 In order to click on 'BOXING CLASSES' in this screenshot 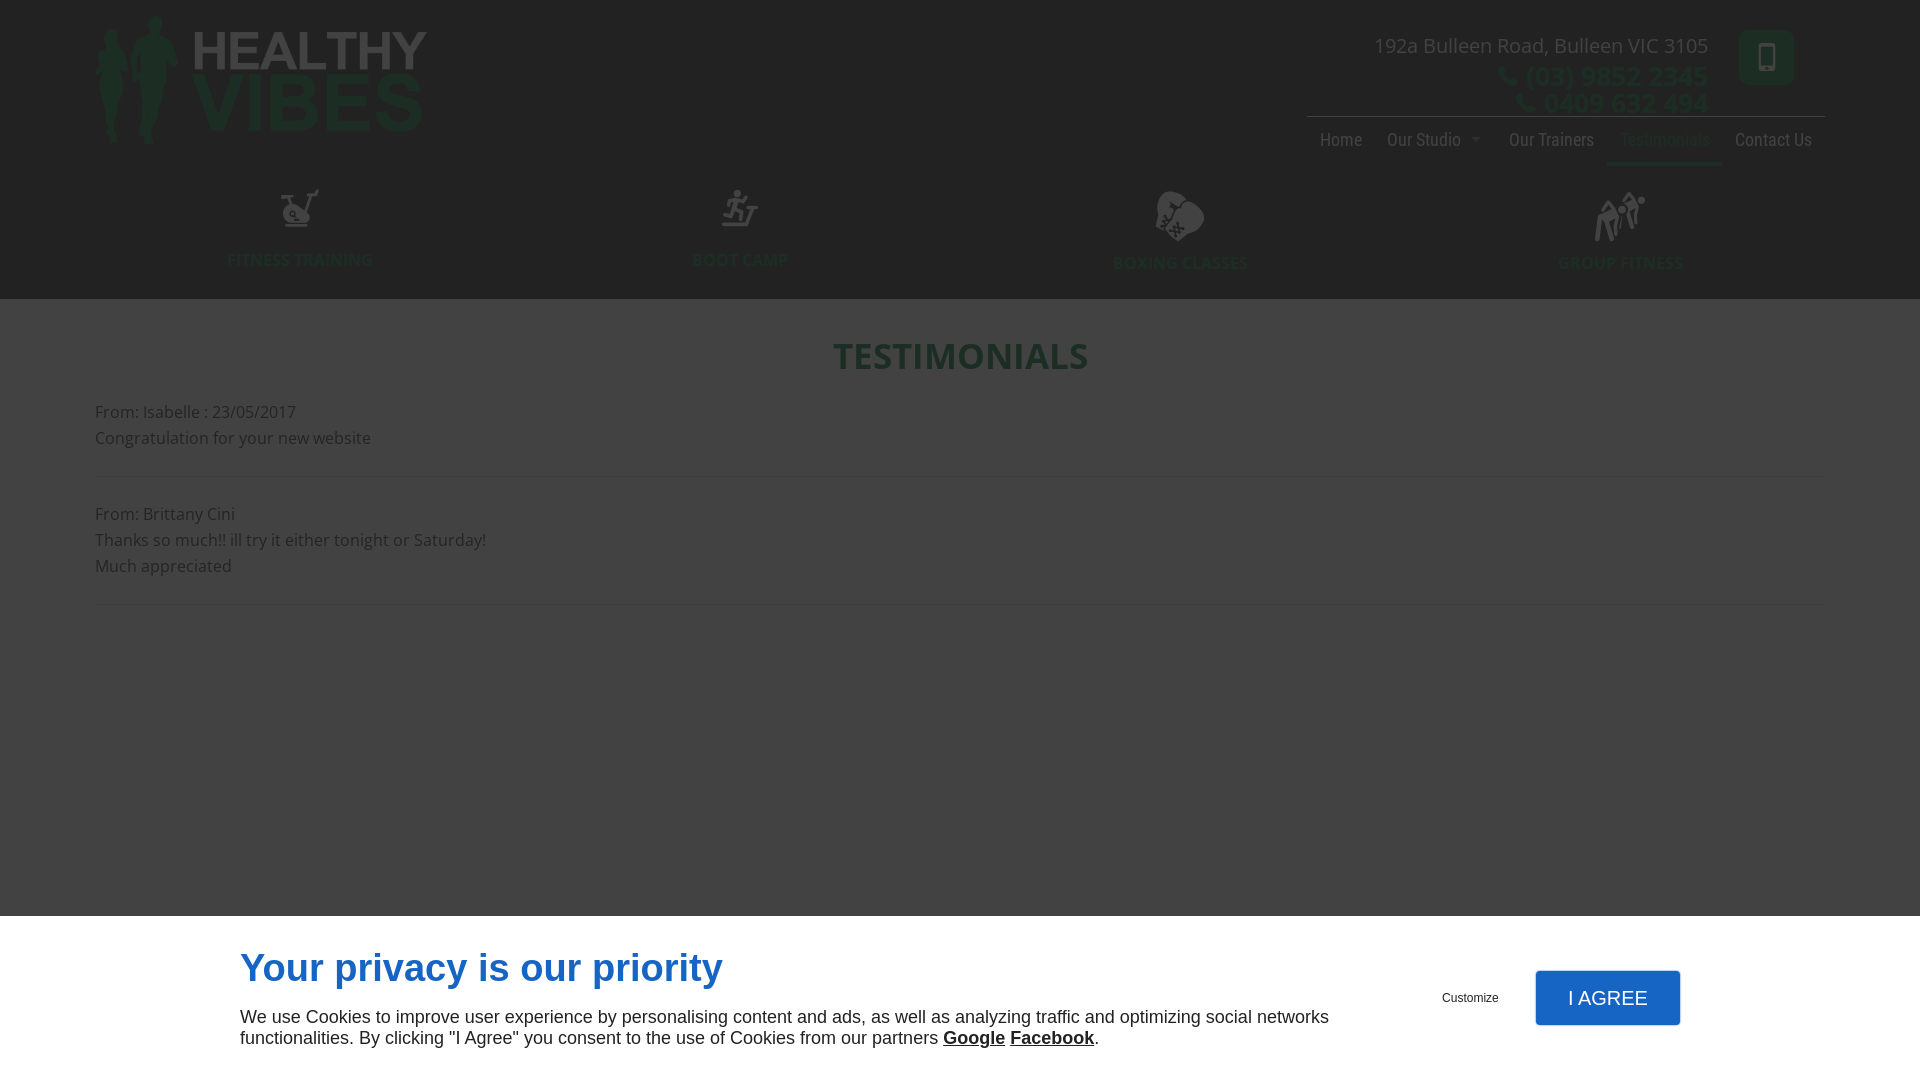, I will do `click(983, 252)`.